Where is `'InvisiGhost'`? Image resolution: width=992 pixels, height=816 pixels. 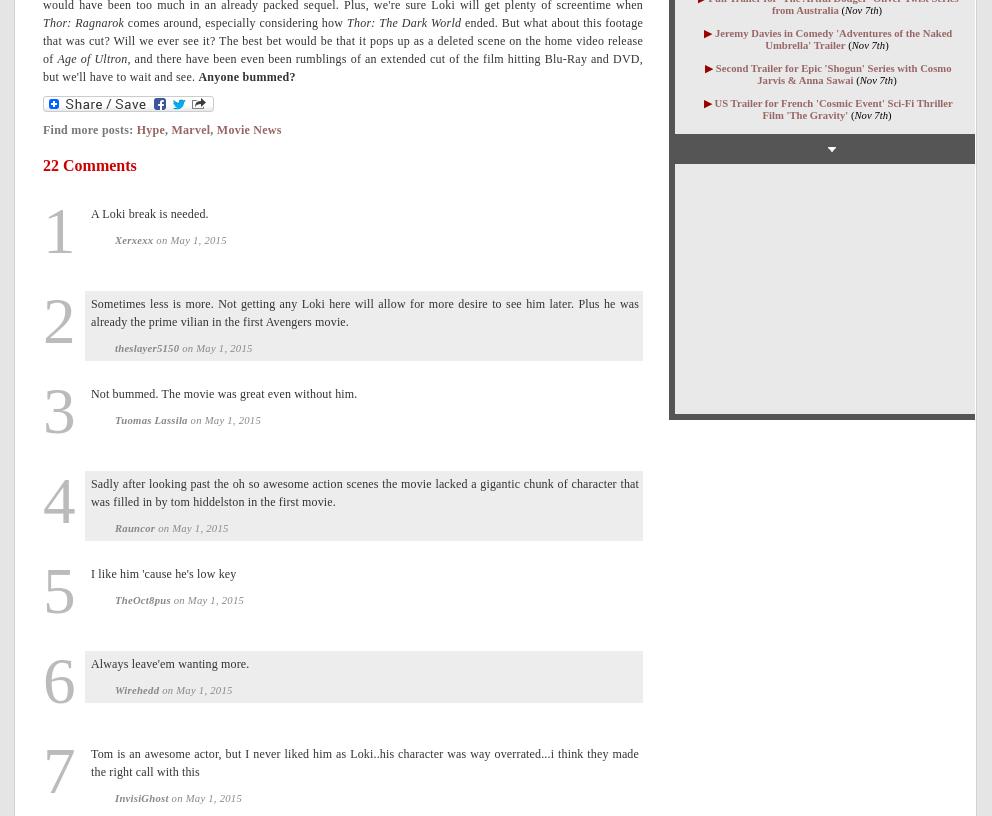
'InvisiGhost' is located at coordinates (141, 797).